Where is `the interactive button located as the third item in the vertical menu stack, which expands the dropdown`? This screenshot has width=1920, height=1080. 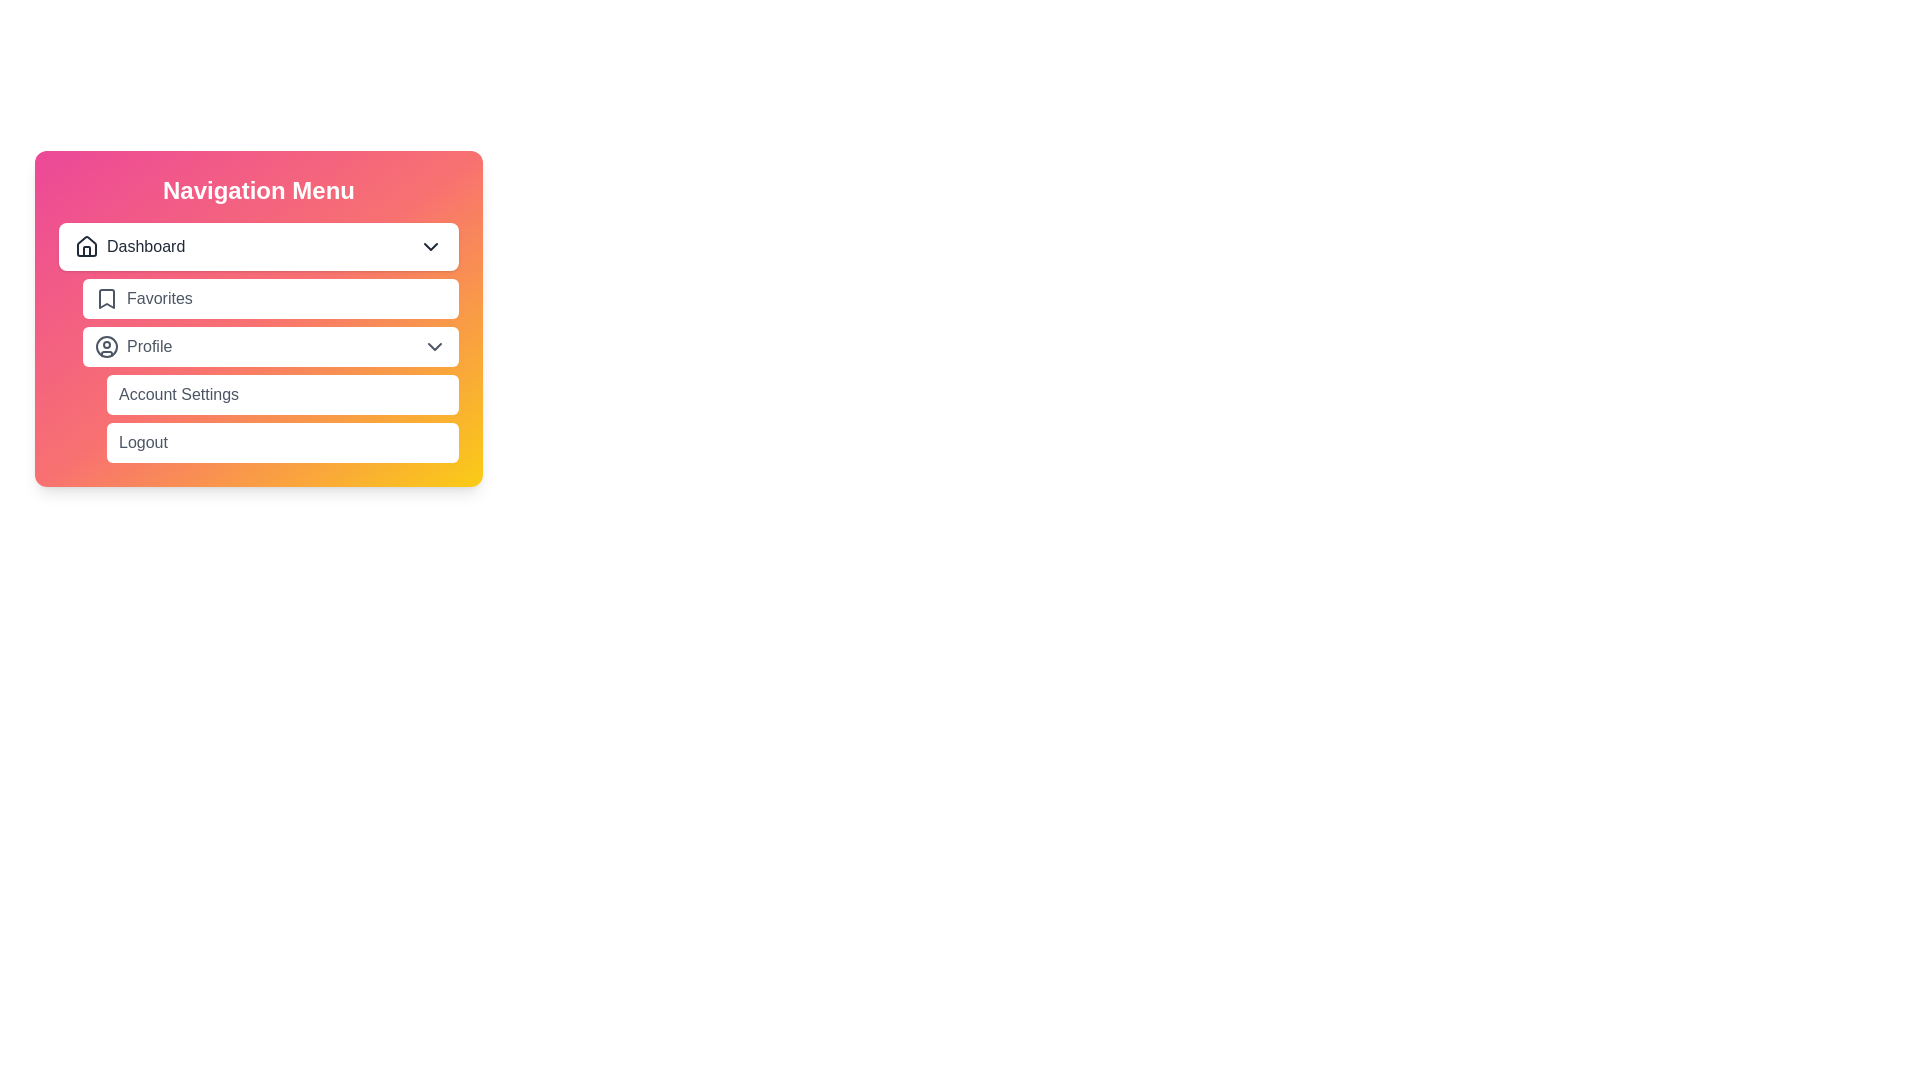
the interactive button located as the third item in the vertical menu stack, which expands the dropdown is located at coordinates (269, 346).